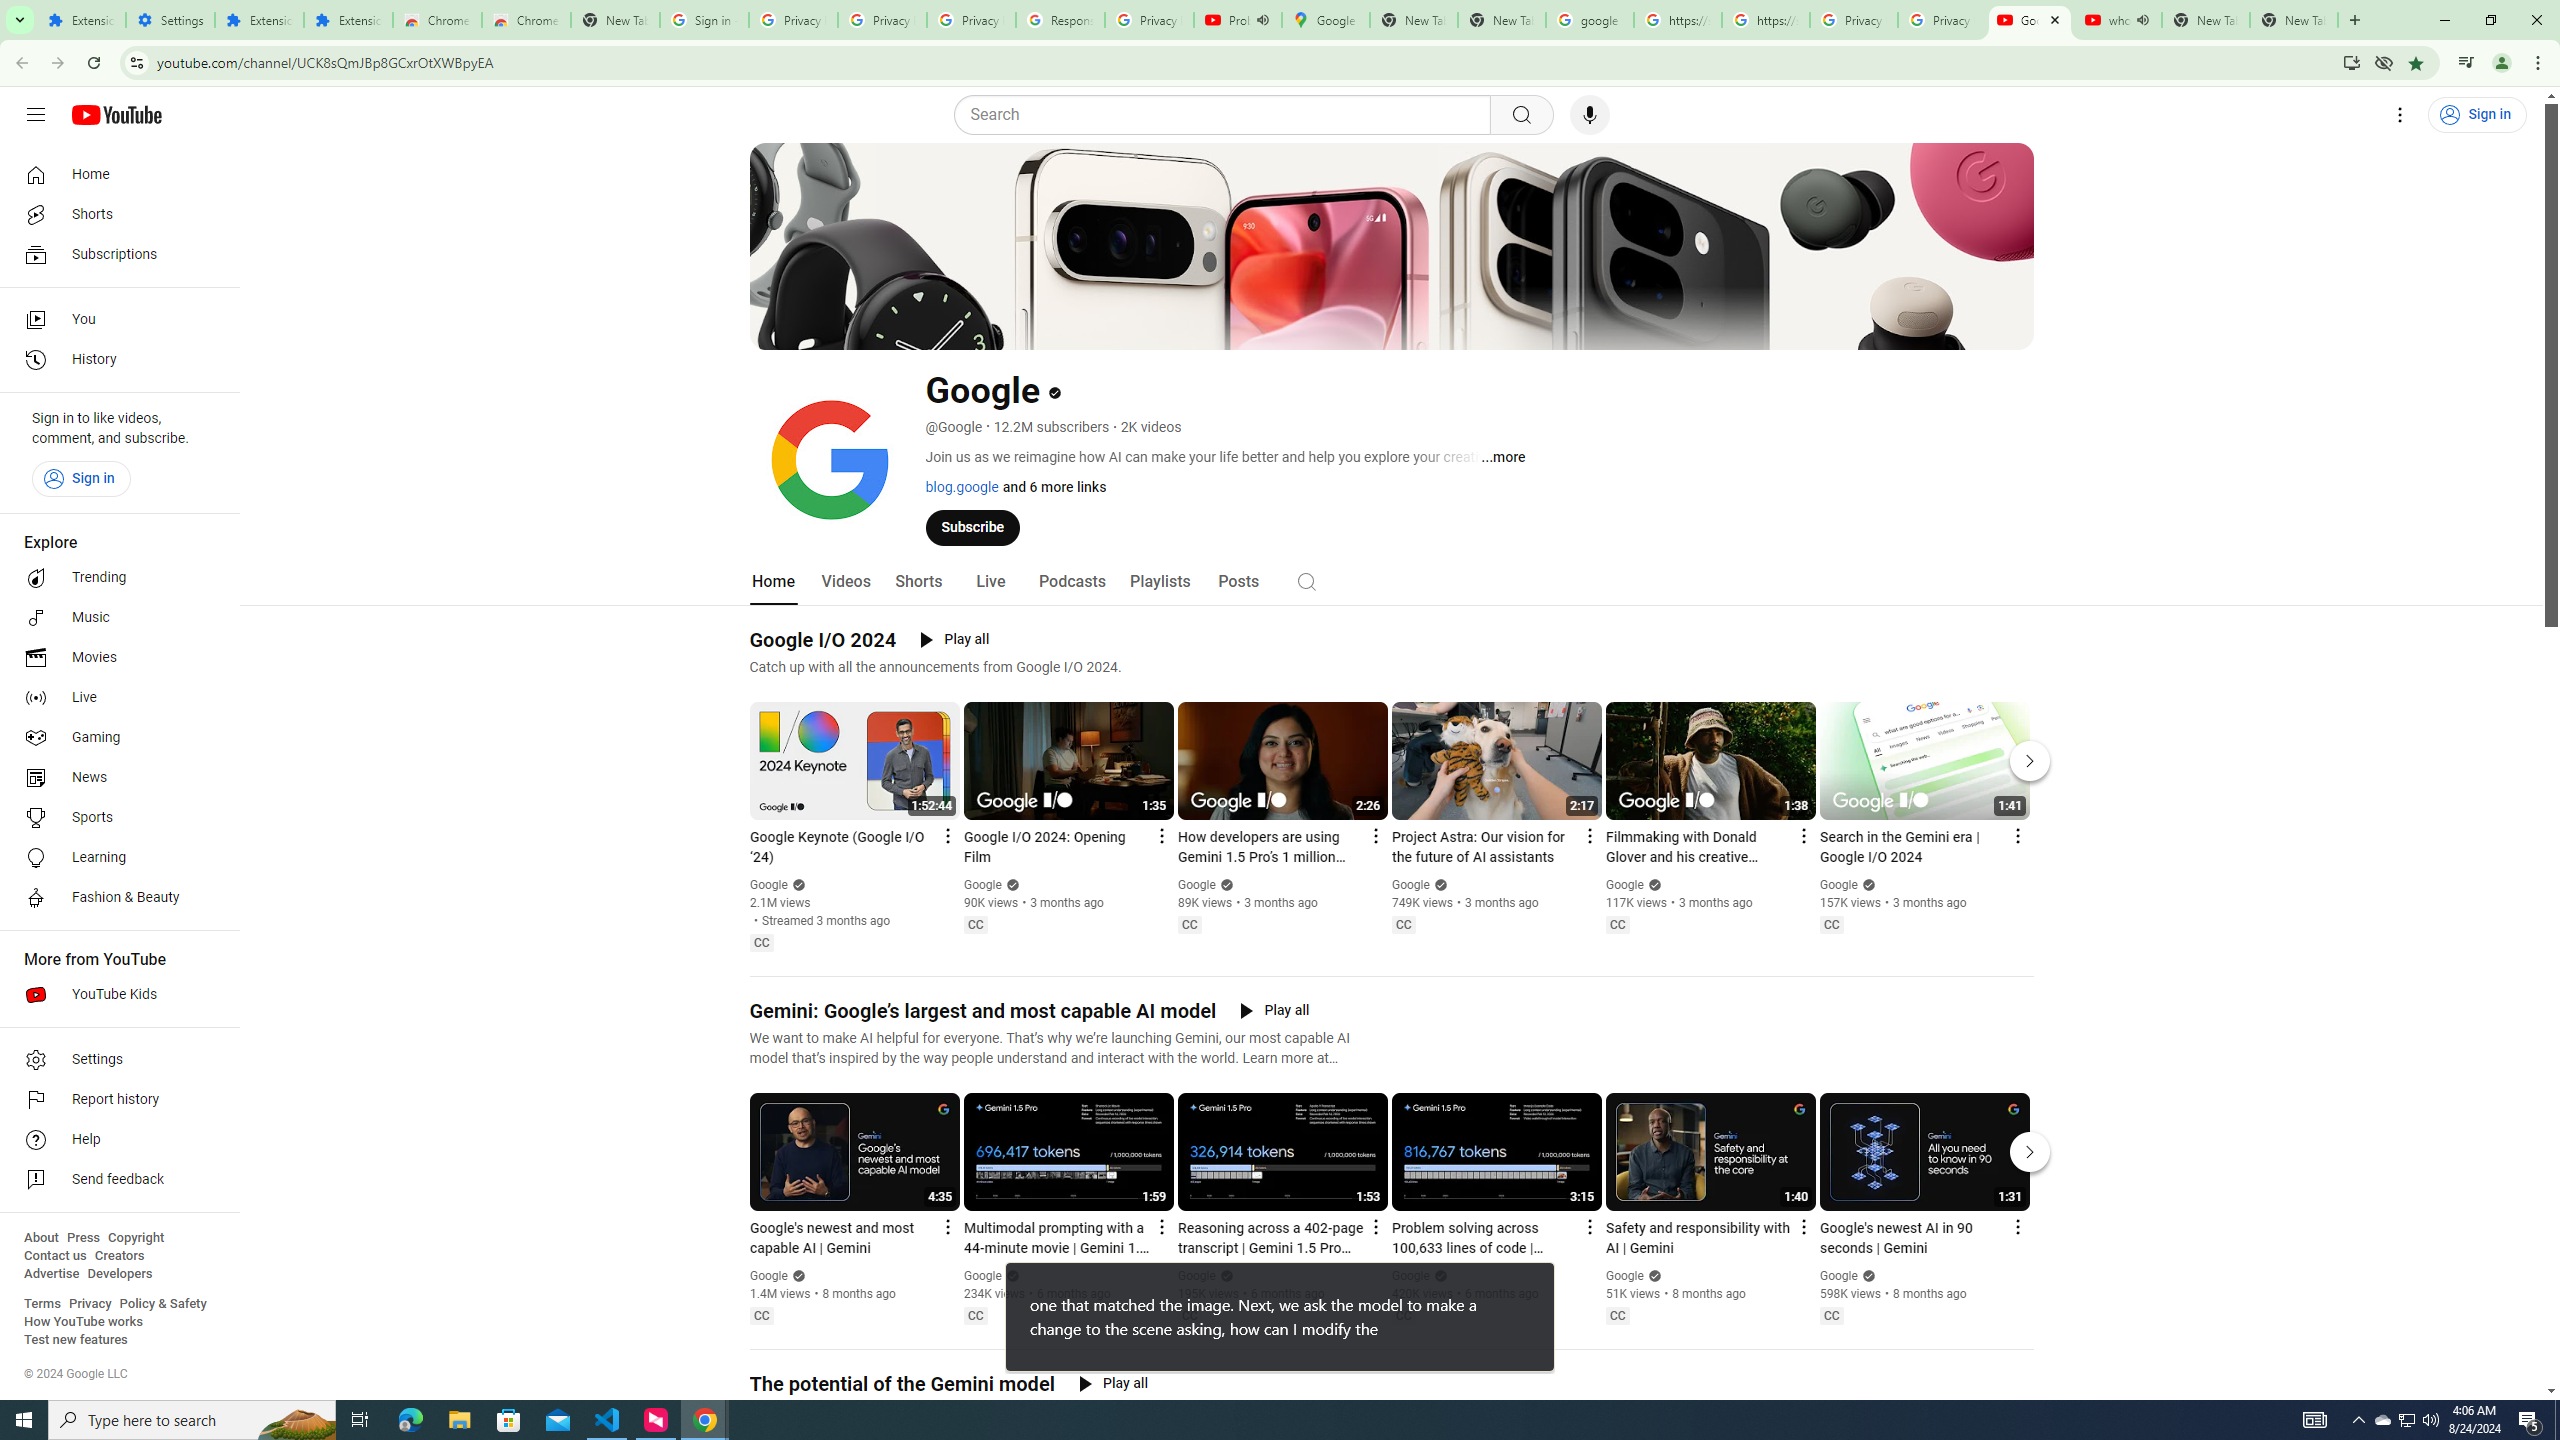 This screenshot has width=2560, height=1440. Describe the element at coordinates (74, 1338) in the screenshot. I see `'Test new features'` at that location.